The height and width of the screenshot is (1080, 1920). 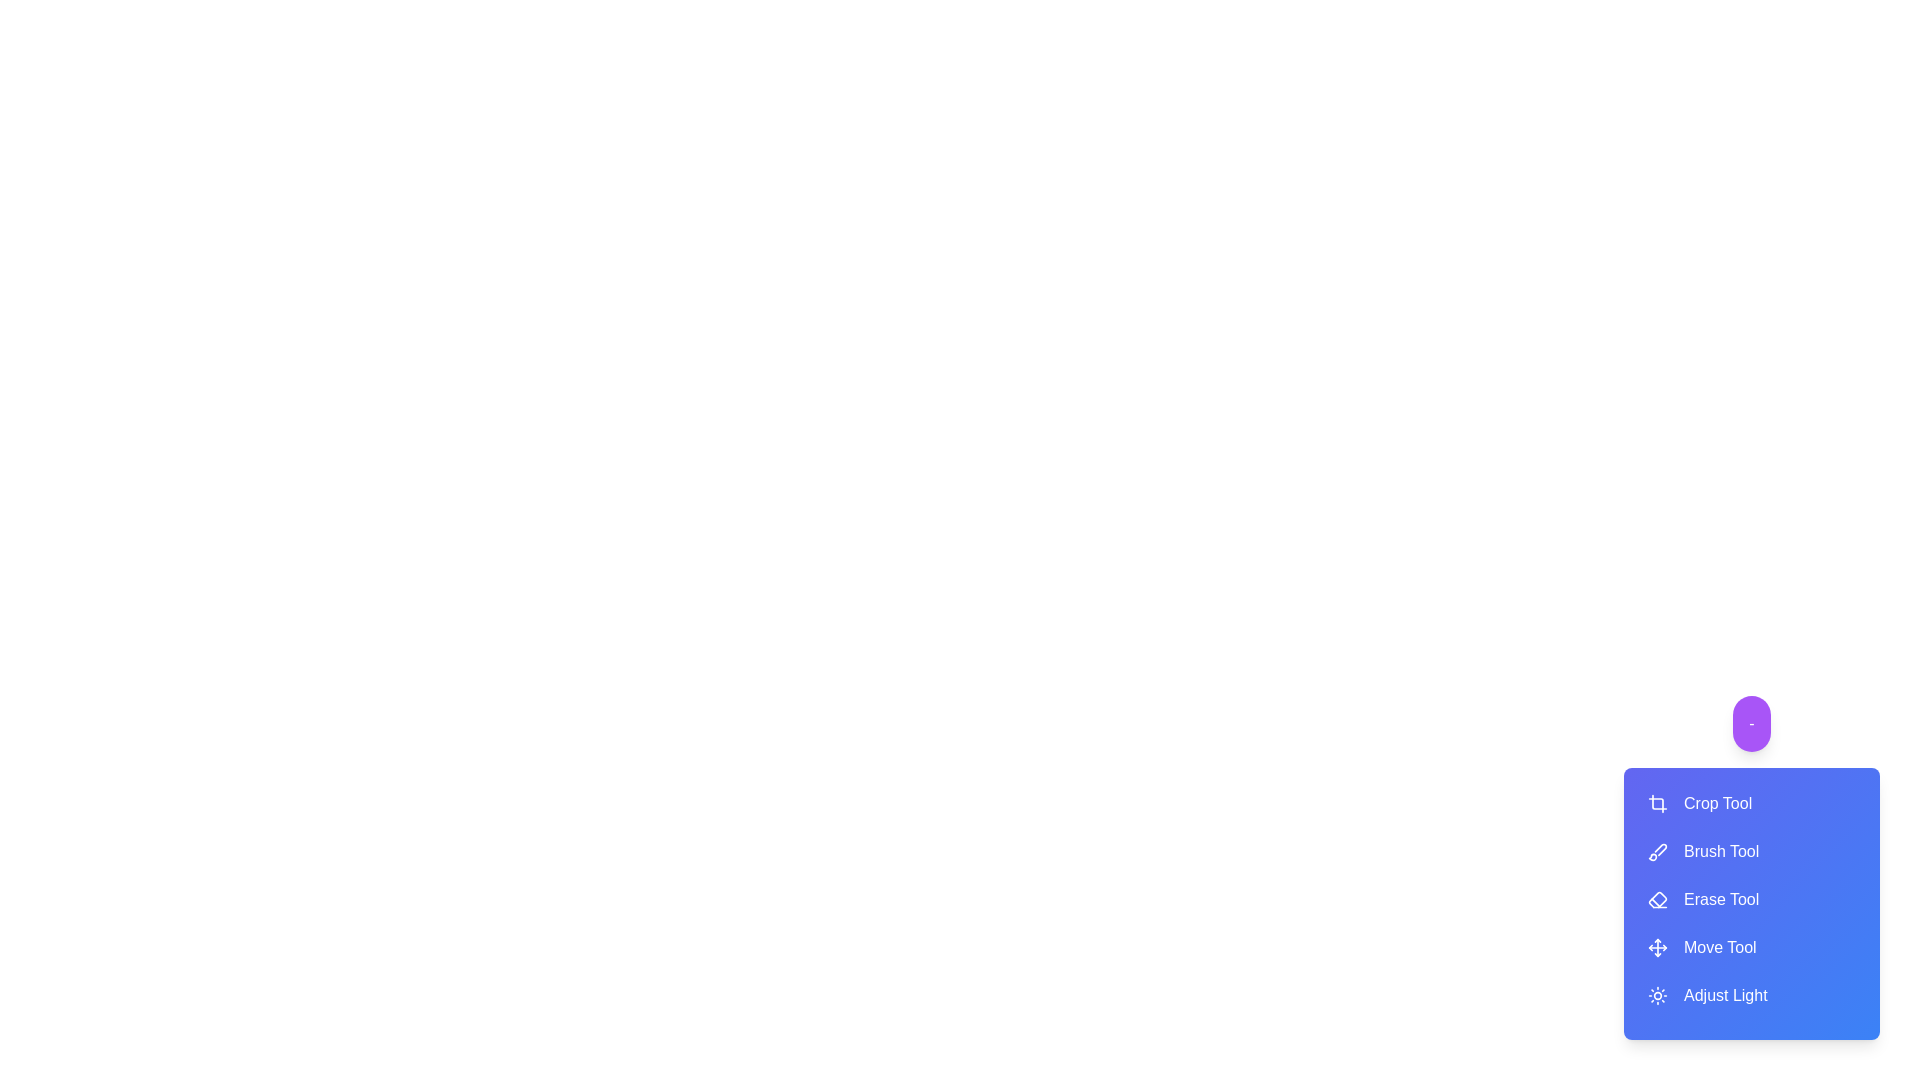 I want to click on the eraser tool icon, which is the third item in a vertical list of five tools located in the bottom-right blue panel, so click(x=1657, y=897).